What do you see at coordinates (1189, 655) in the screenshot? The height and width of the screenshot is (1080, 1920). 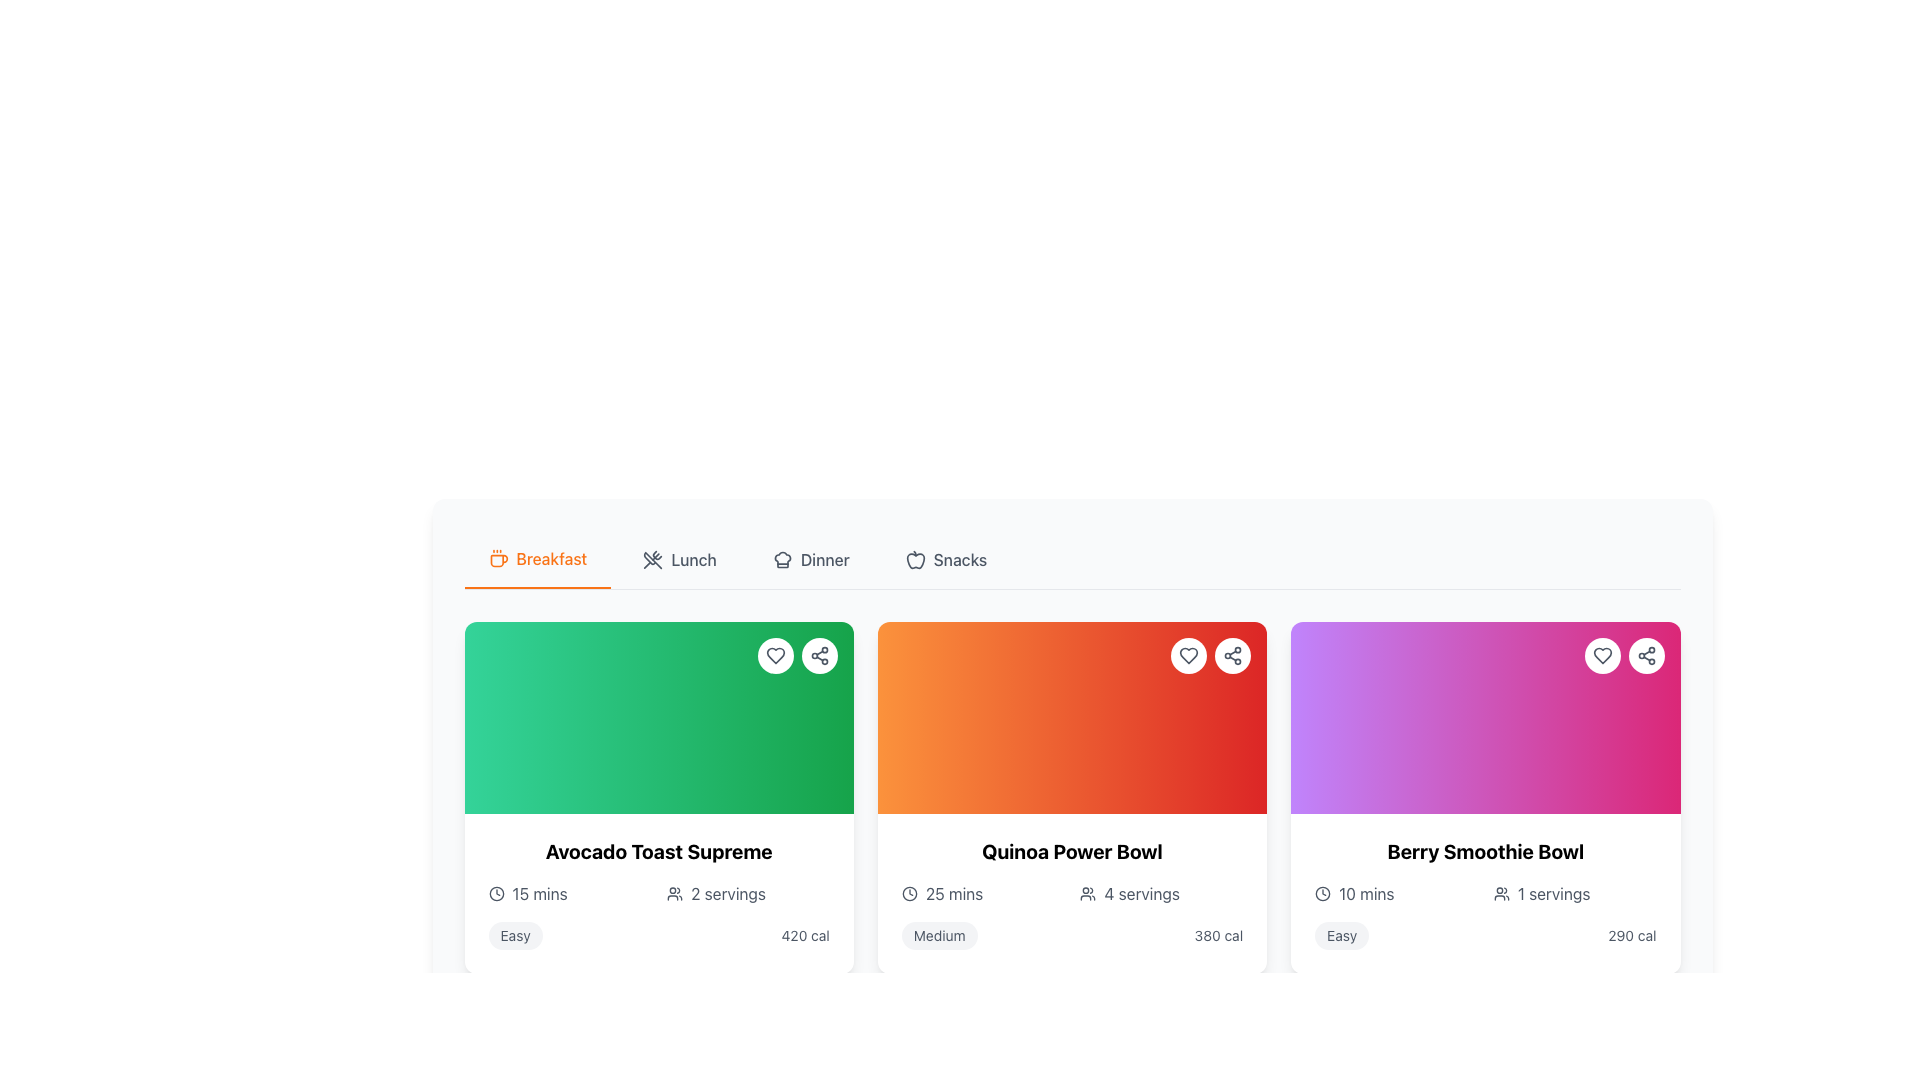 I see `the like button located in the upper-right corner of the middle recipe card to like or unlike the recipe` at bounding box center [1189, 655].